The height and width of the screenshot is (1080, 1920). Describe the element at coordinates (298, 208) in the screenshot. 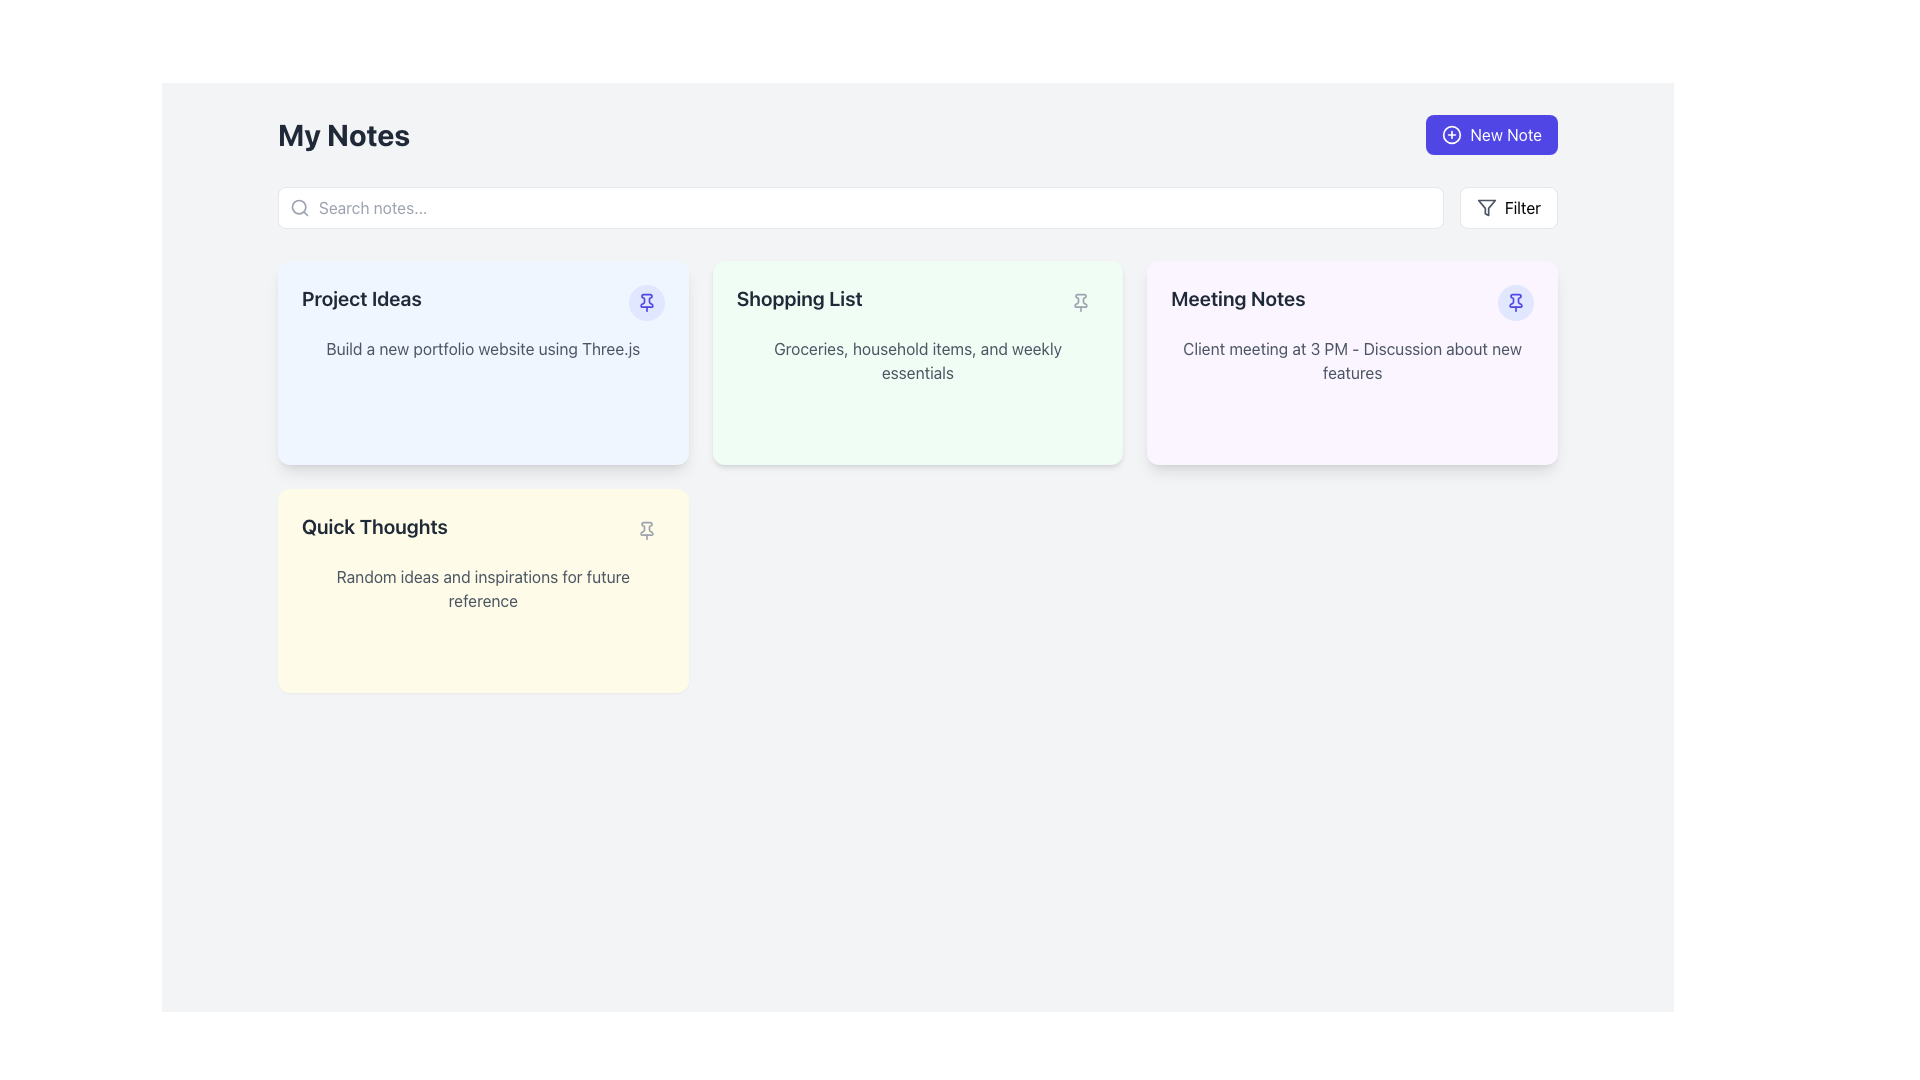

I see `the search icon located on the left side of the search bar, which is near the placeholder text 'Search notes...'` at that location.